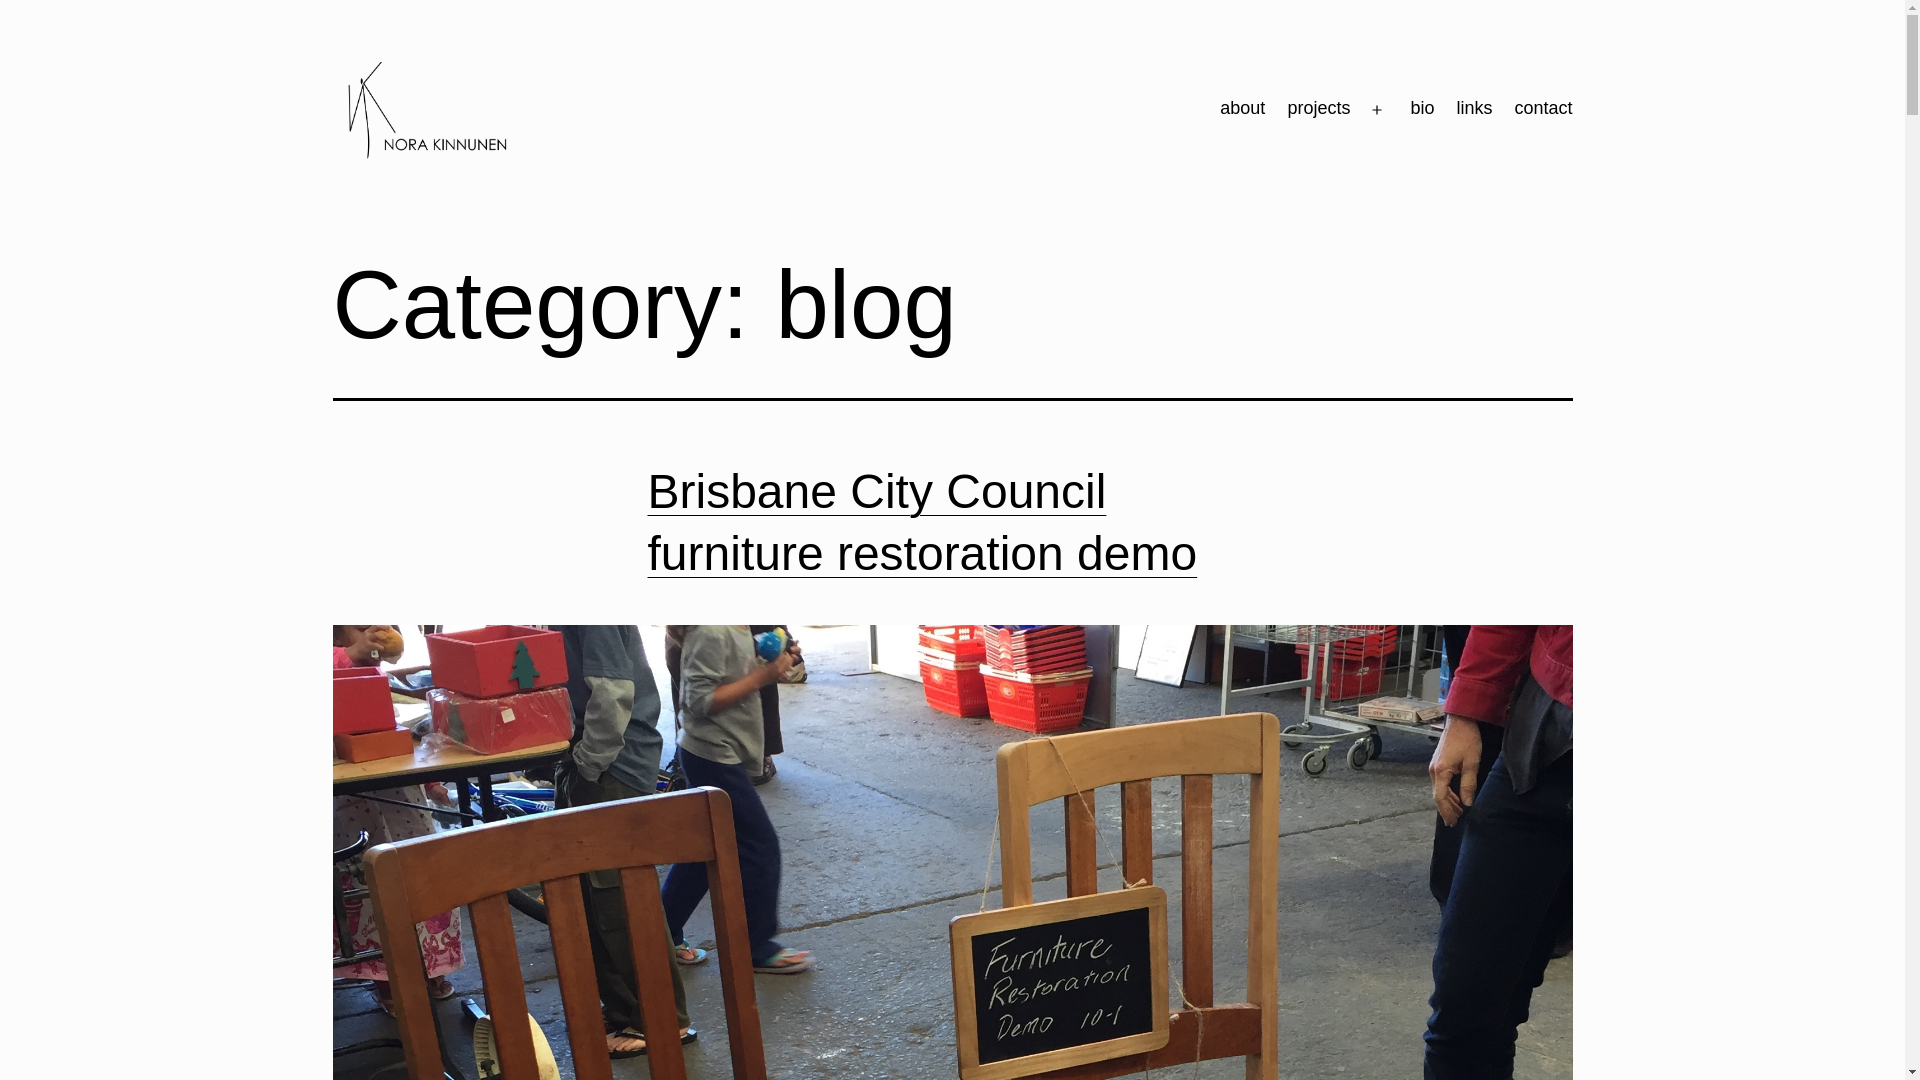 The height and width of the screenshot is (1080, 1920). Describe the element at coordinates (1444, 110) in the screenshot. I see `'links'` at that location.